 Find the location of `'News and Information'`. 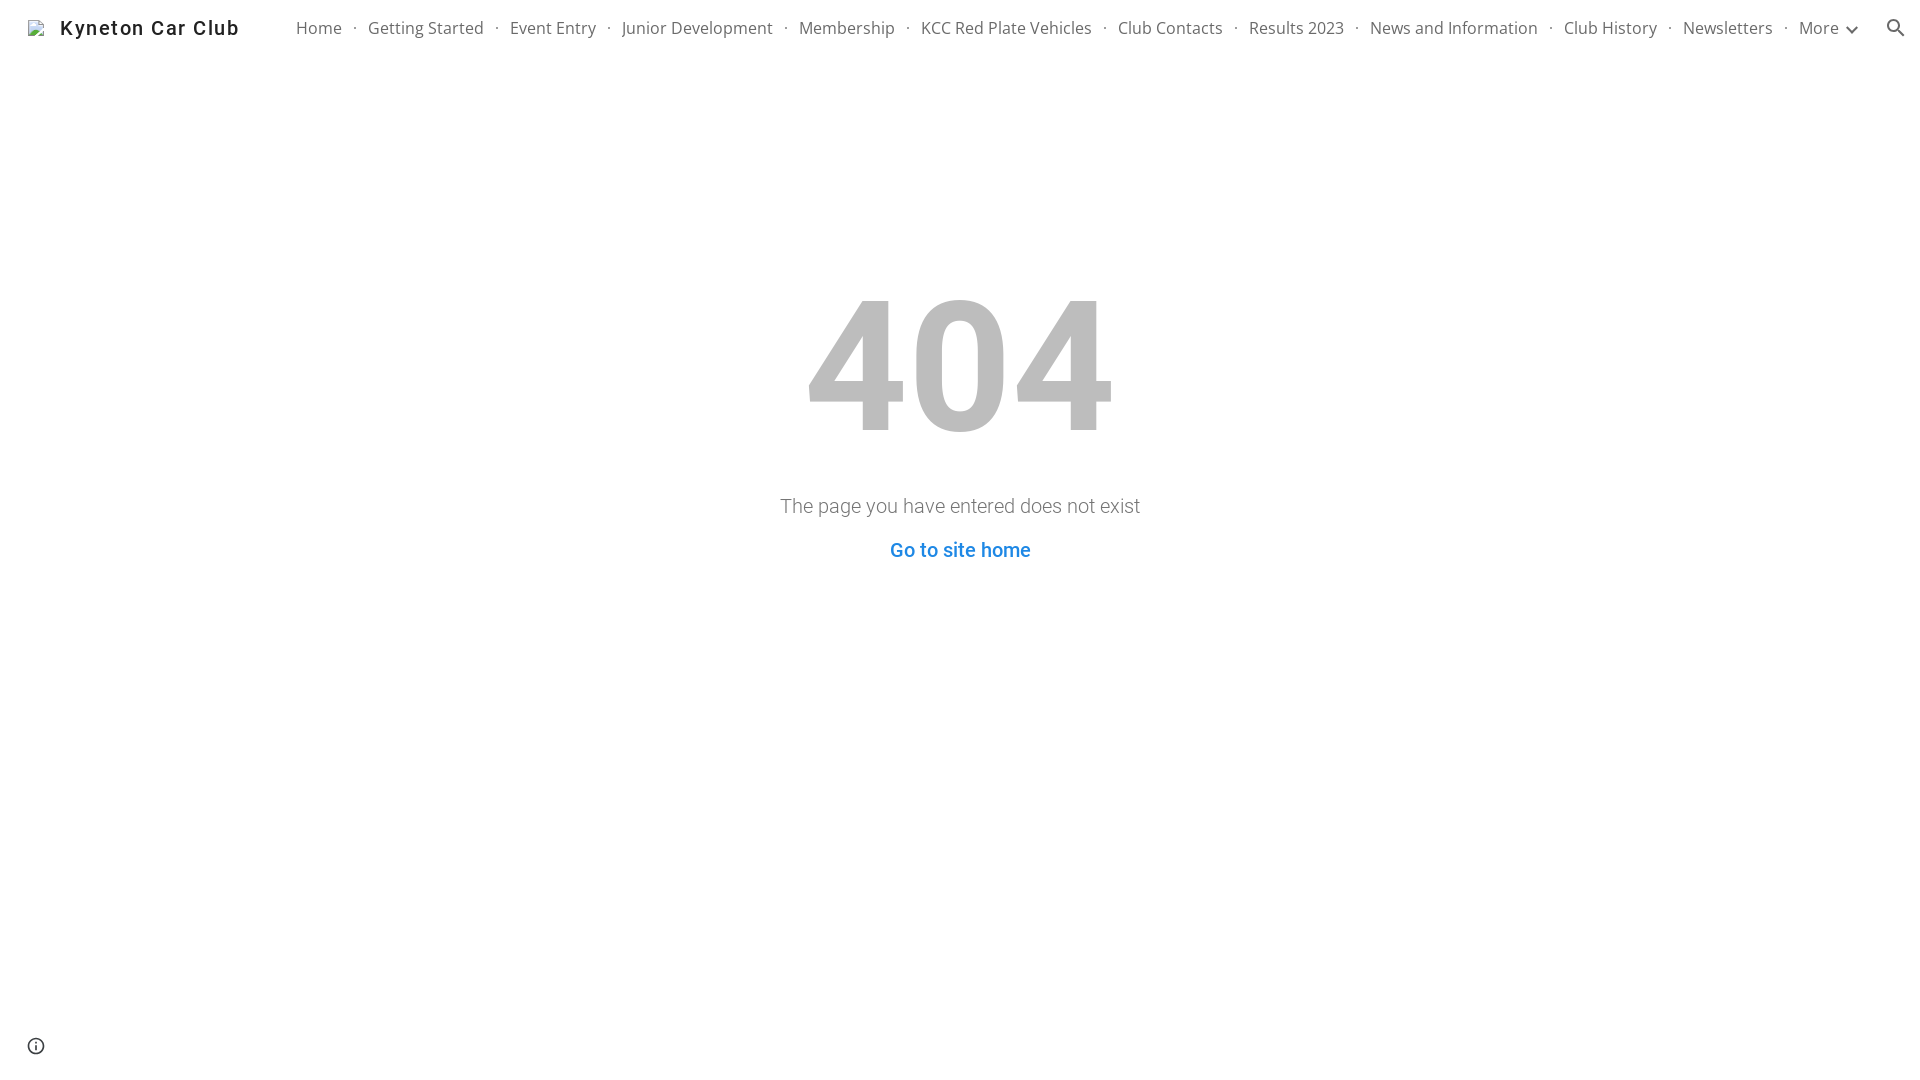

'News and Information' is located at coordinates (1454, 27).